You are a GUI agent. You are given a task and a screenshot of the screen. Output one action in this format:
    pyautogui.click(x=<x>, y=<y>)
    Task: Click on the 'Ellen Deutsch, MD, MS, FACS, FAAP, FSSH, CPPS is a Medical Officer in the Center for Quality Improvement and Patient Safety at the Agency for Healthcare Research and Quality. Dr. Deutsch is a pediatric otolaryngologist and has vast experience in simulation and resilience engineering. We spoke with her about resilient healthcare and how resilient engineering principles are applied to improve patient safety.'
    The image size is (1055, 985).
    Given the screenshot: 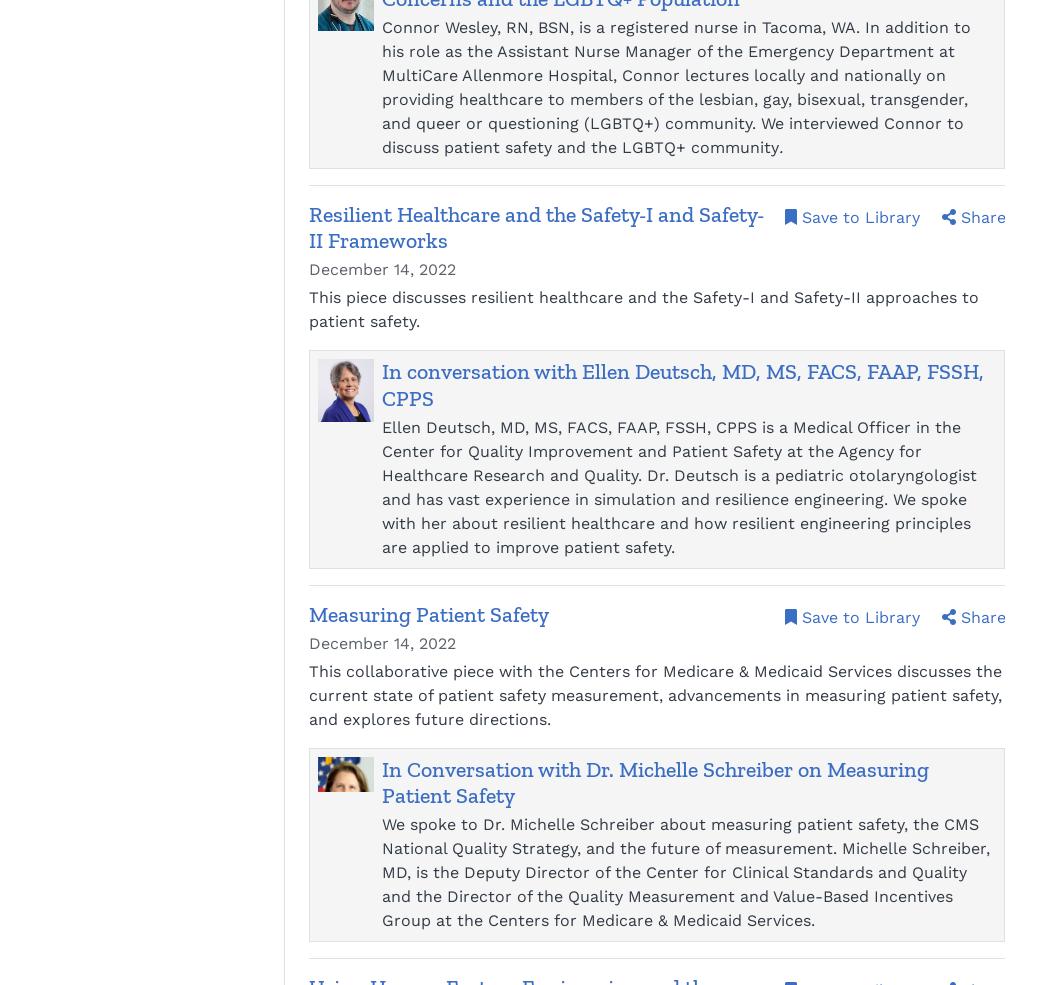 What is the action you would take?
    pyautogui.click(x=678, y=485)
    